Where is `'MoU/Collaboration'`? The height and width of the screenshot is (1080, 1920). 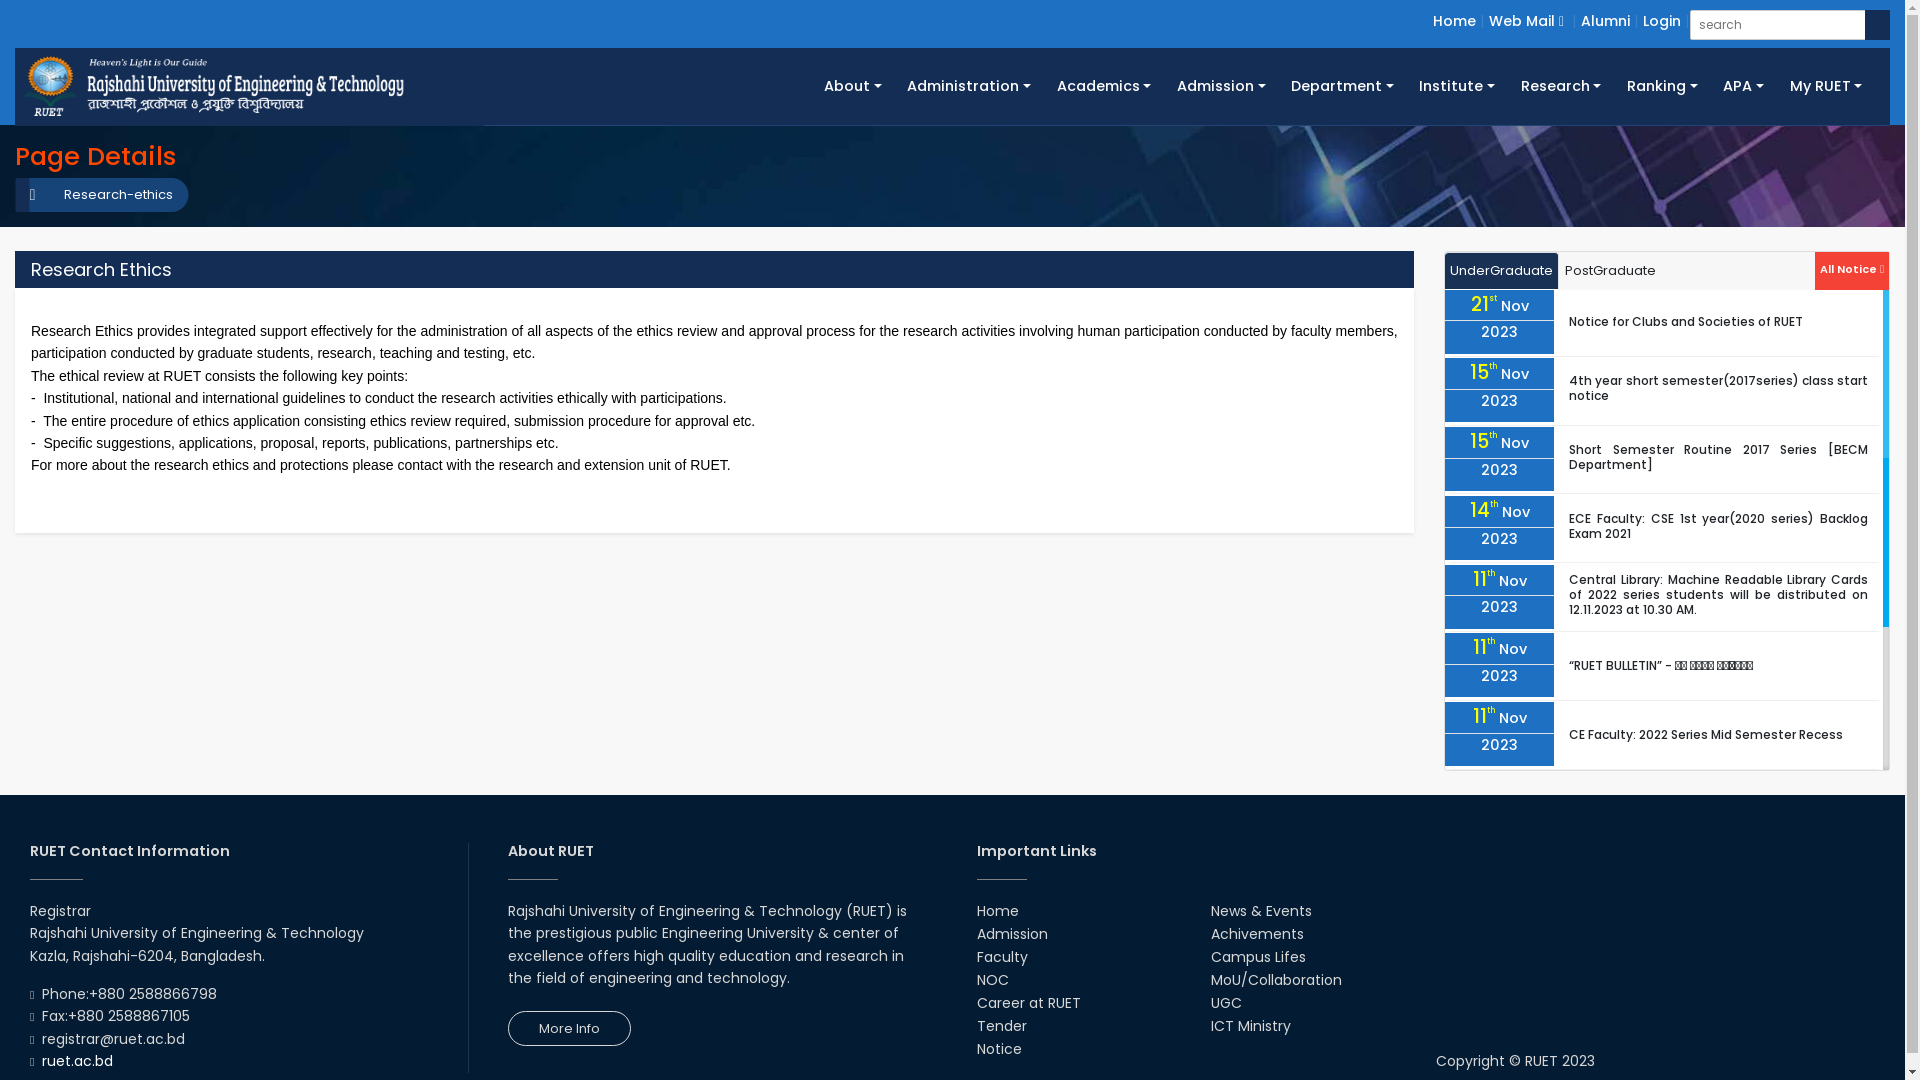 'MoU/Collaboration' is located at coordinates (1209, 978).